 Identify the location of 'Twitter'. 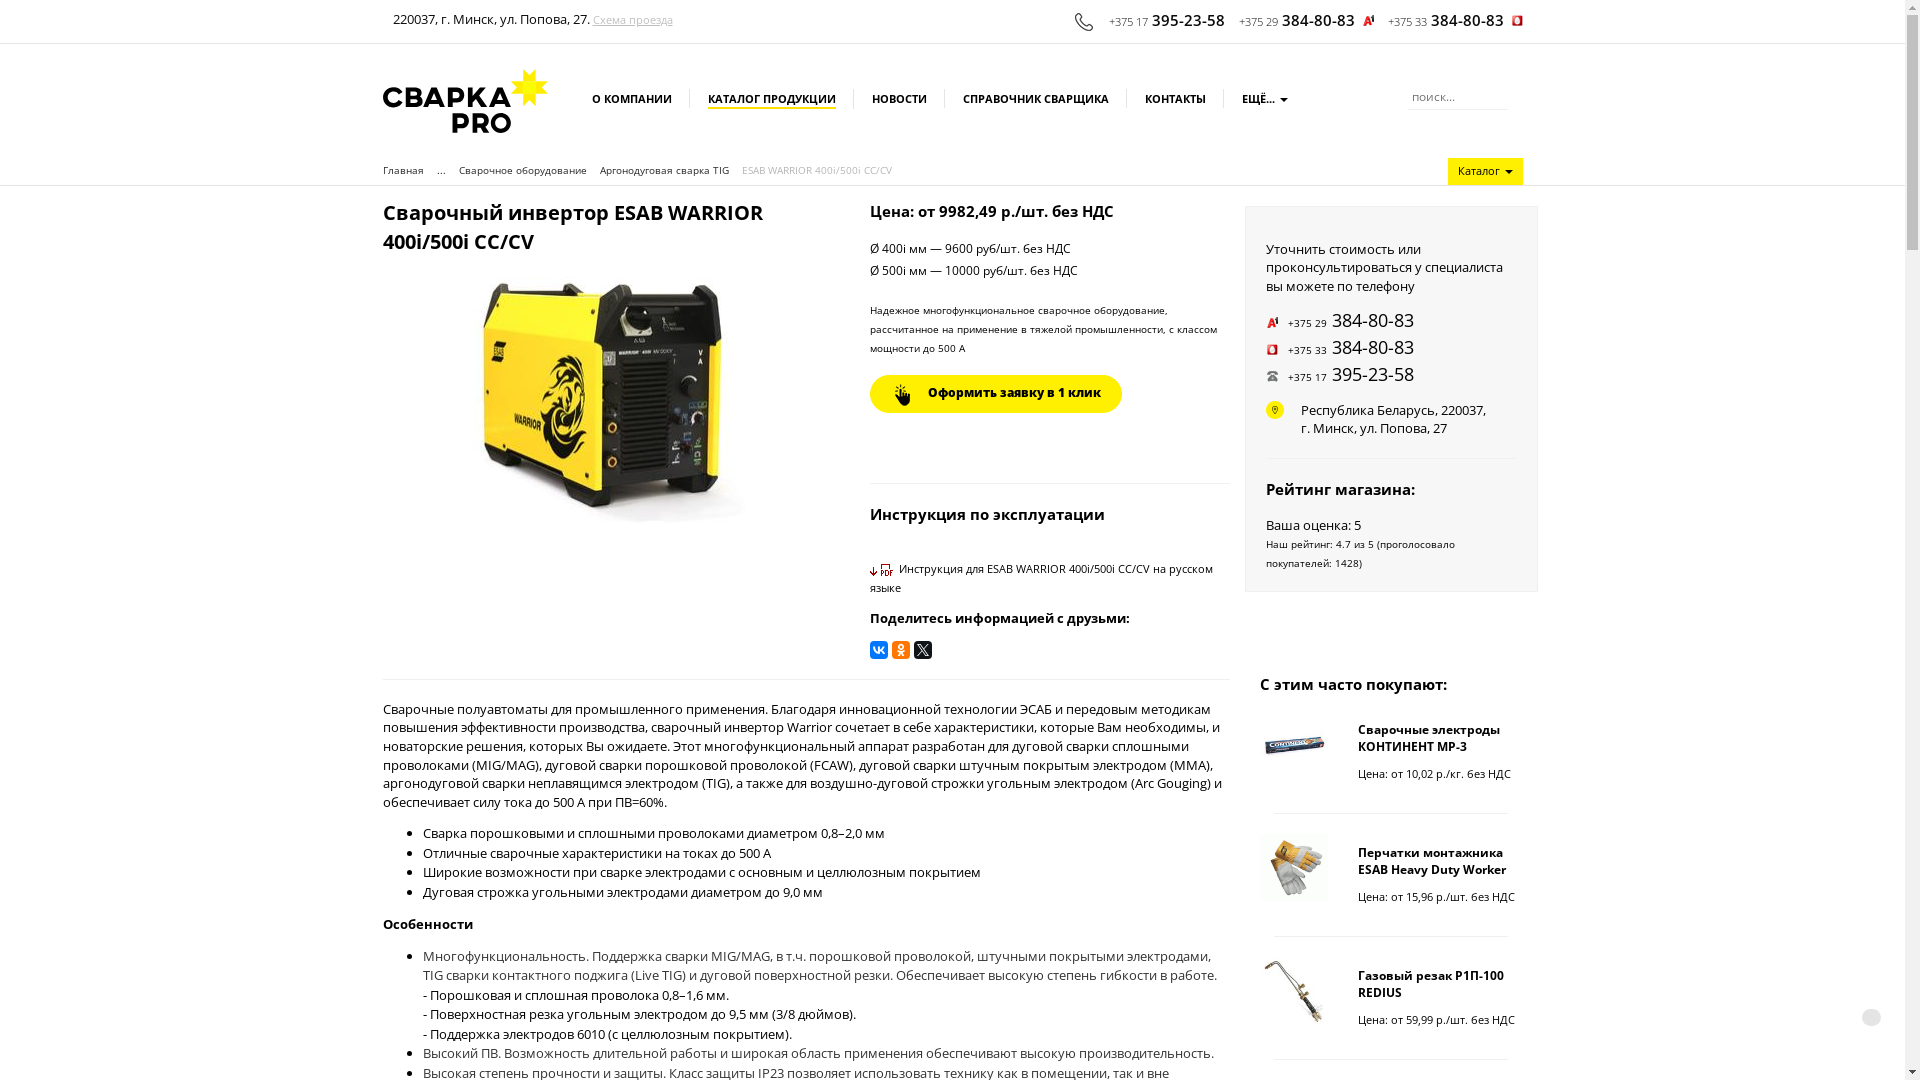
(921, 650).